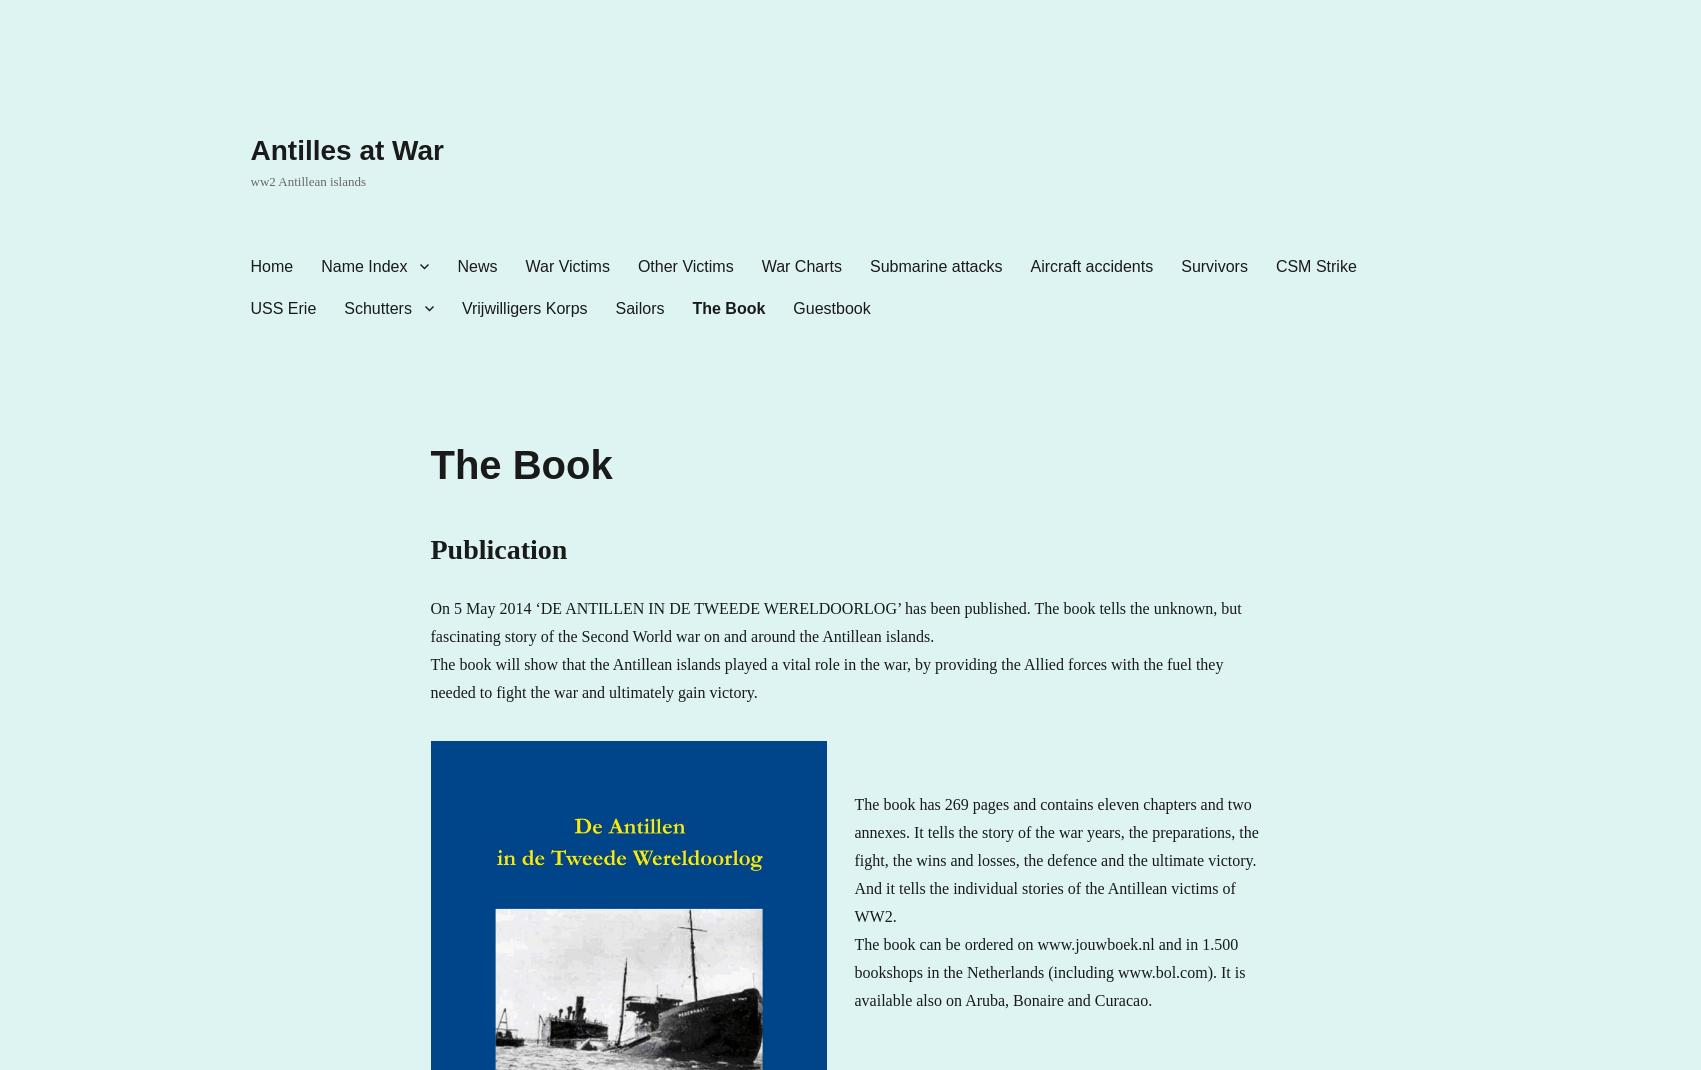 The width and height of the screenshot is (1701, 1070). Describe the element at coordinates (364, 264) in the screenshot. I see `'Name Index'` at that location.